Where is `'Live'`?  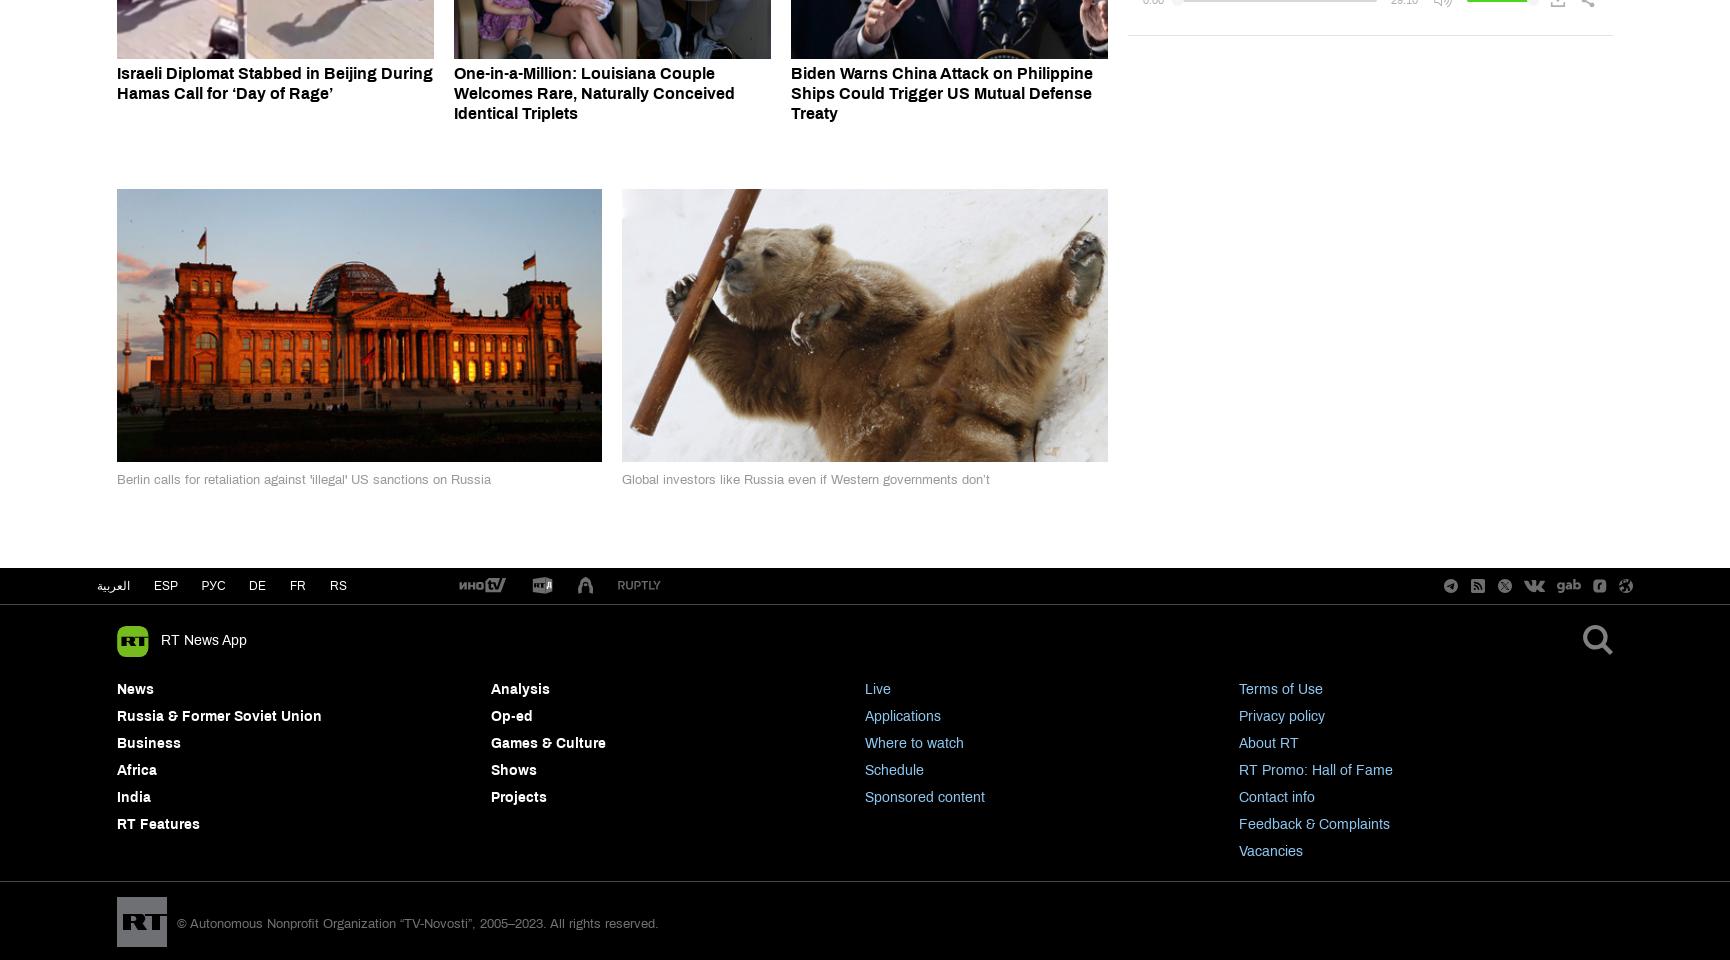 'Live' is located at coordinates (865, 689).